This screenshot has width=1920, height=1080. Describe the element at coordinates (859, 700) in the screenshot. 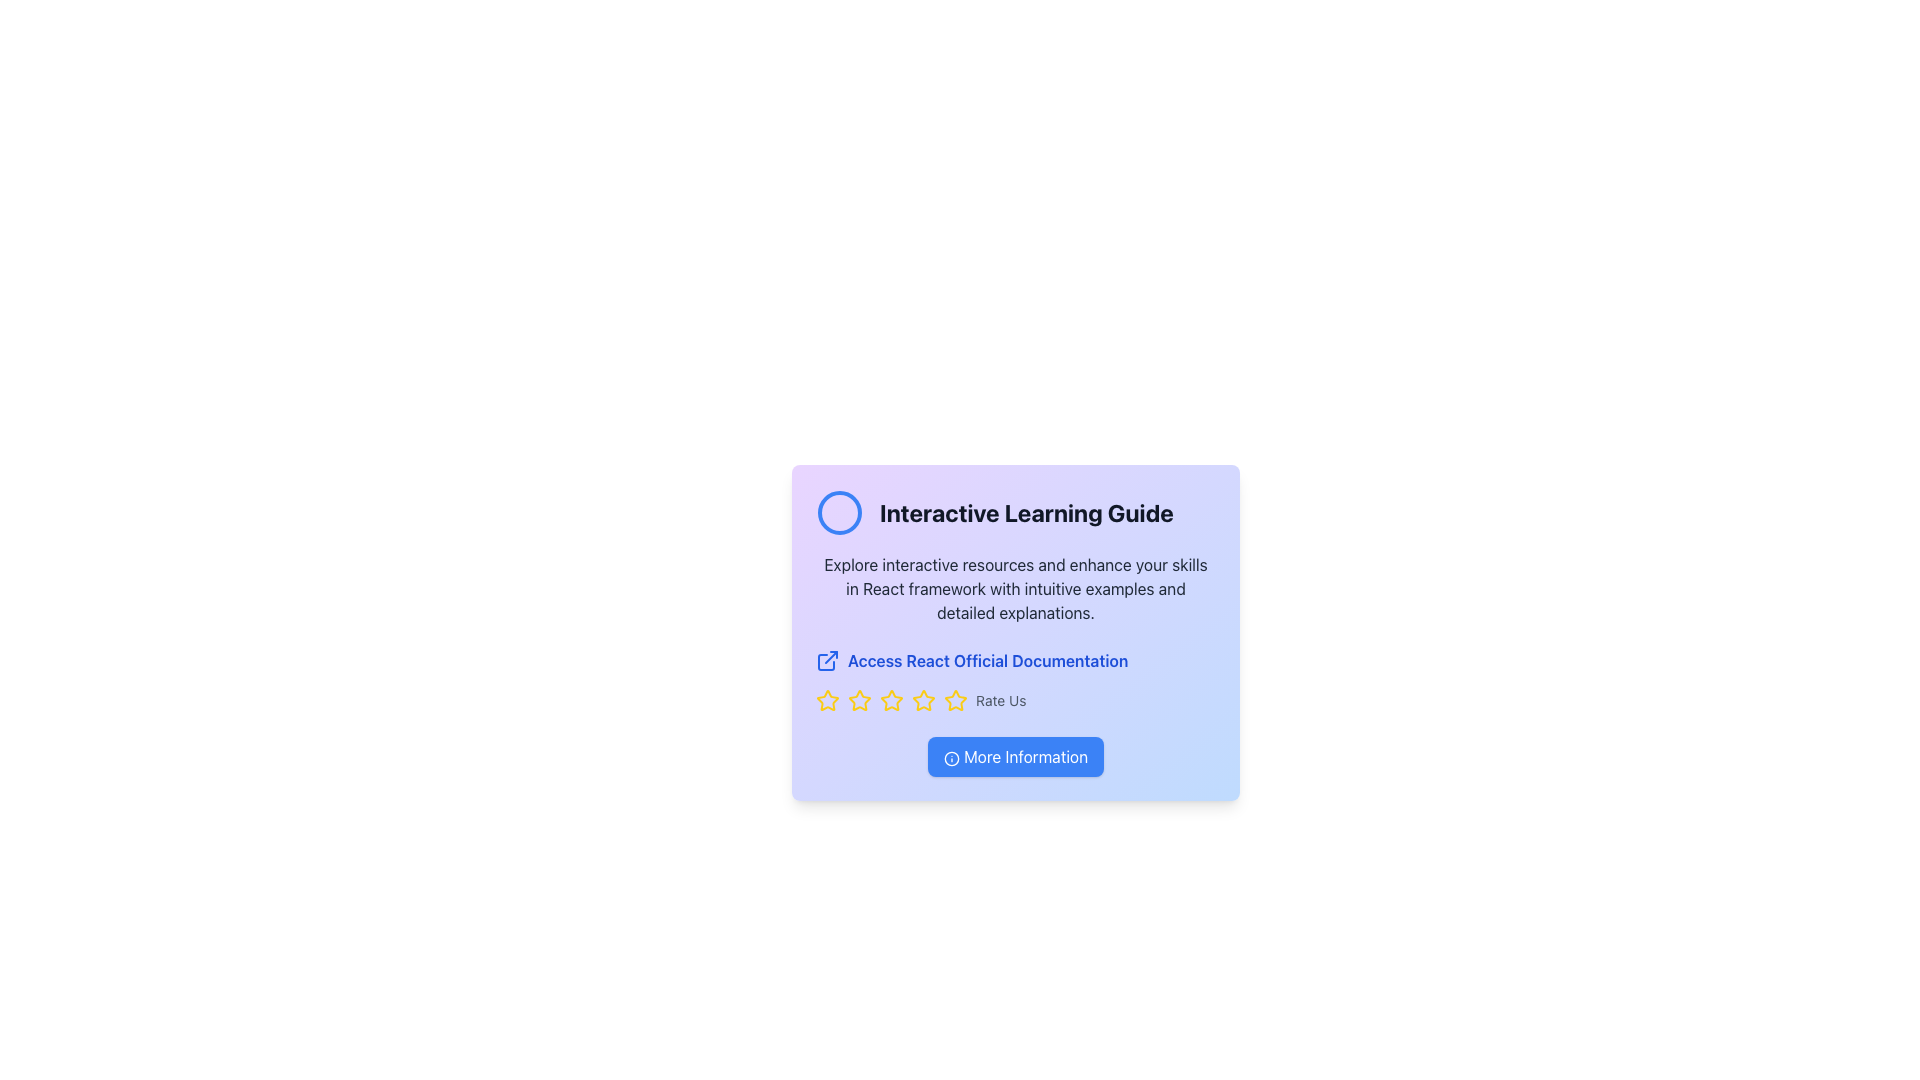

I see `the third star icon in the 'Rate Us' section` at that location.